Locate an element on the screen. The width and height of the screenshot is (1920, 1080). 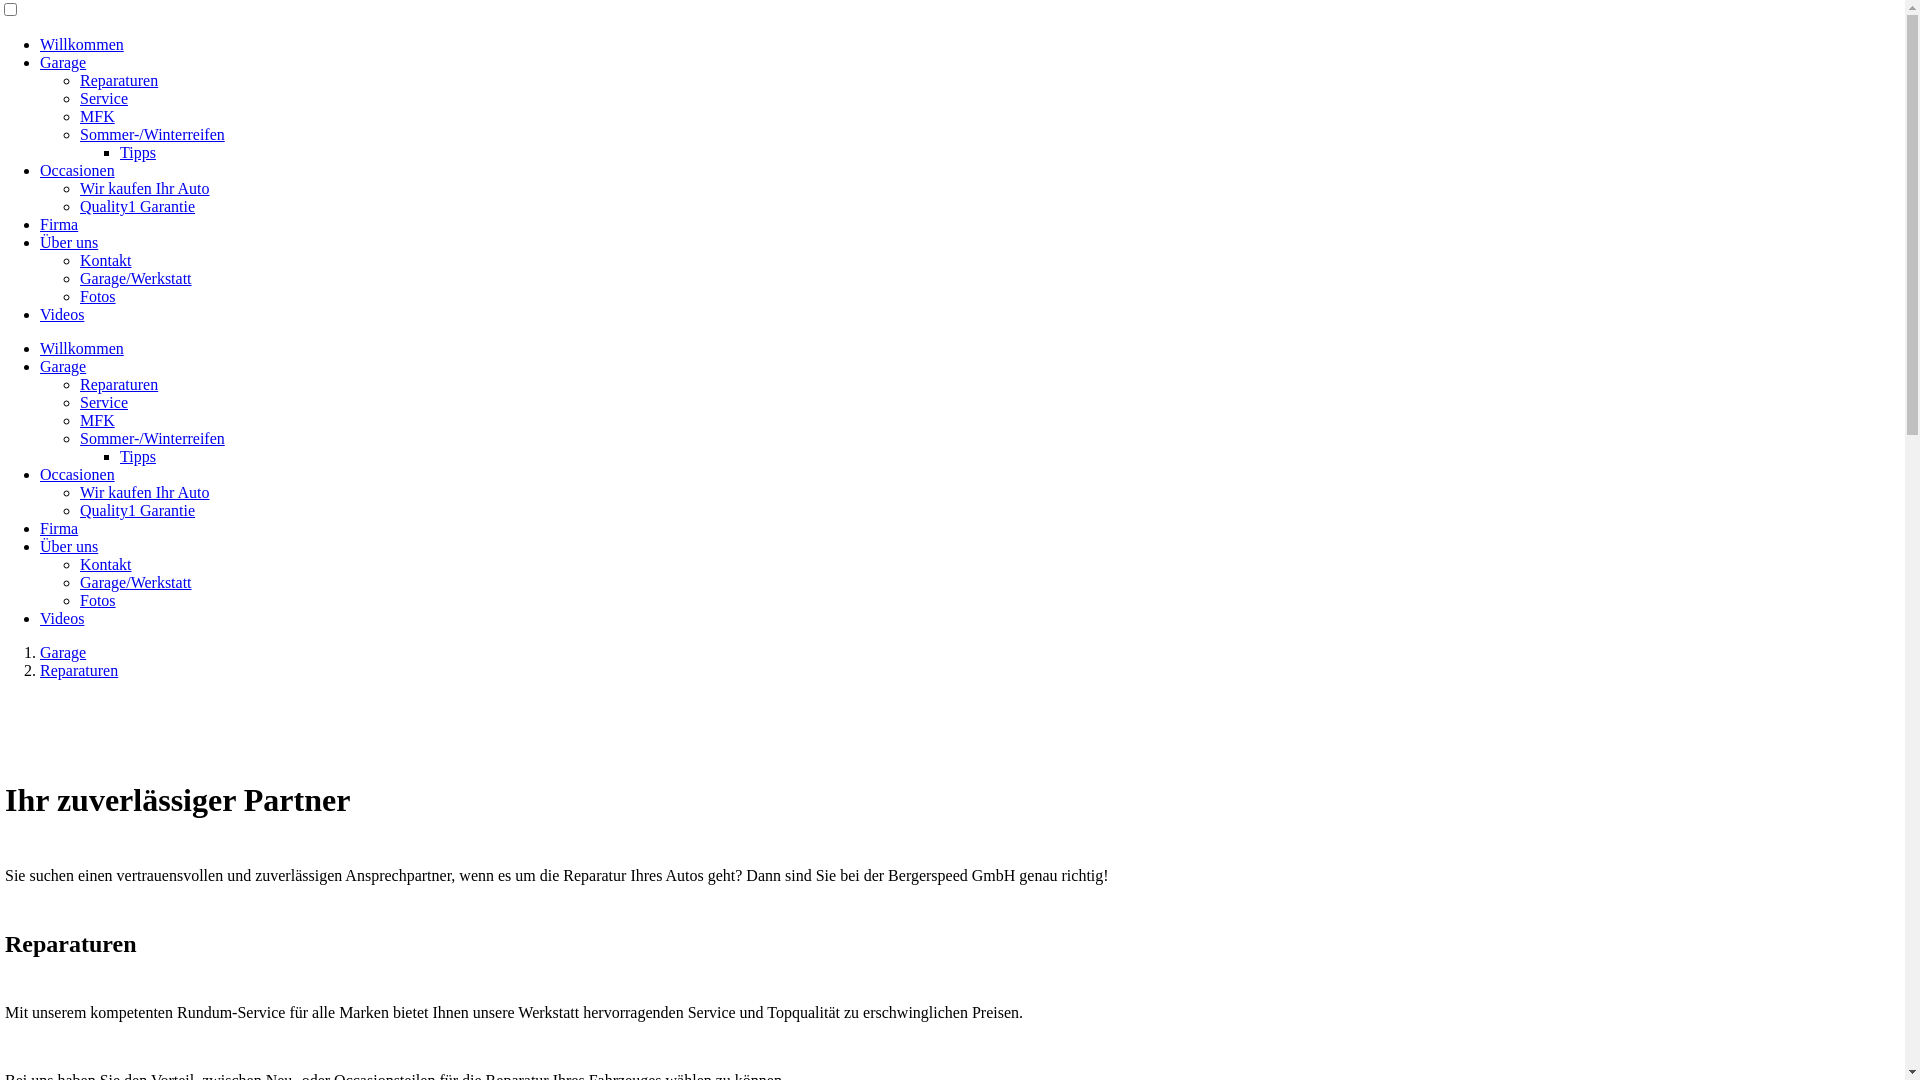
'Garage' is located at coordinates (62, 652).